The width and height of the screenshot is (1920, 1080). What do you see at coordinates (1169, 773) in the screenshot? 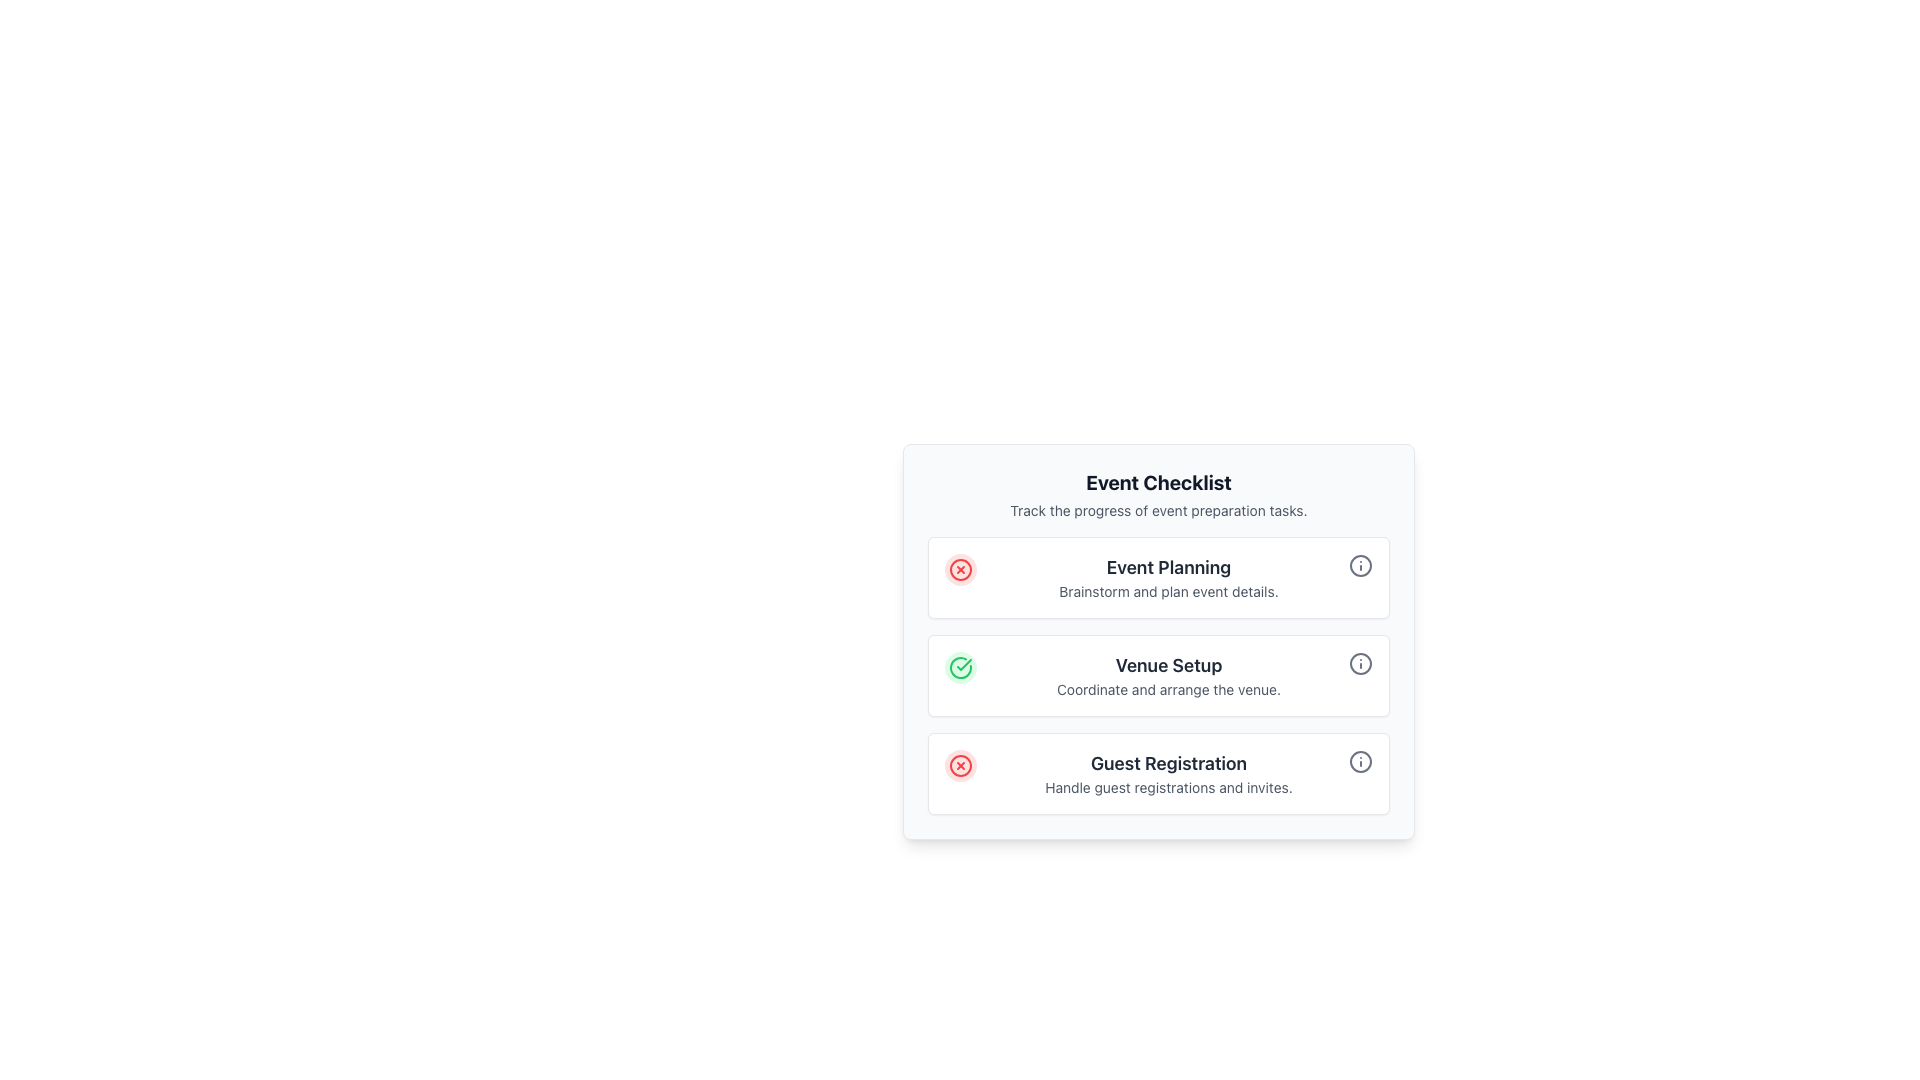
I see `text content of the text block titled 'Guest Registration' located at the bottom of the card layout` at bounding box center [1169, 773].